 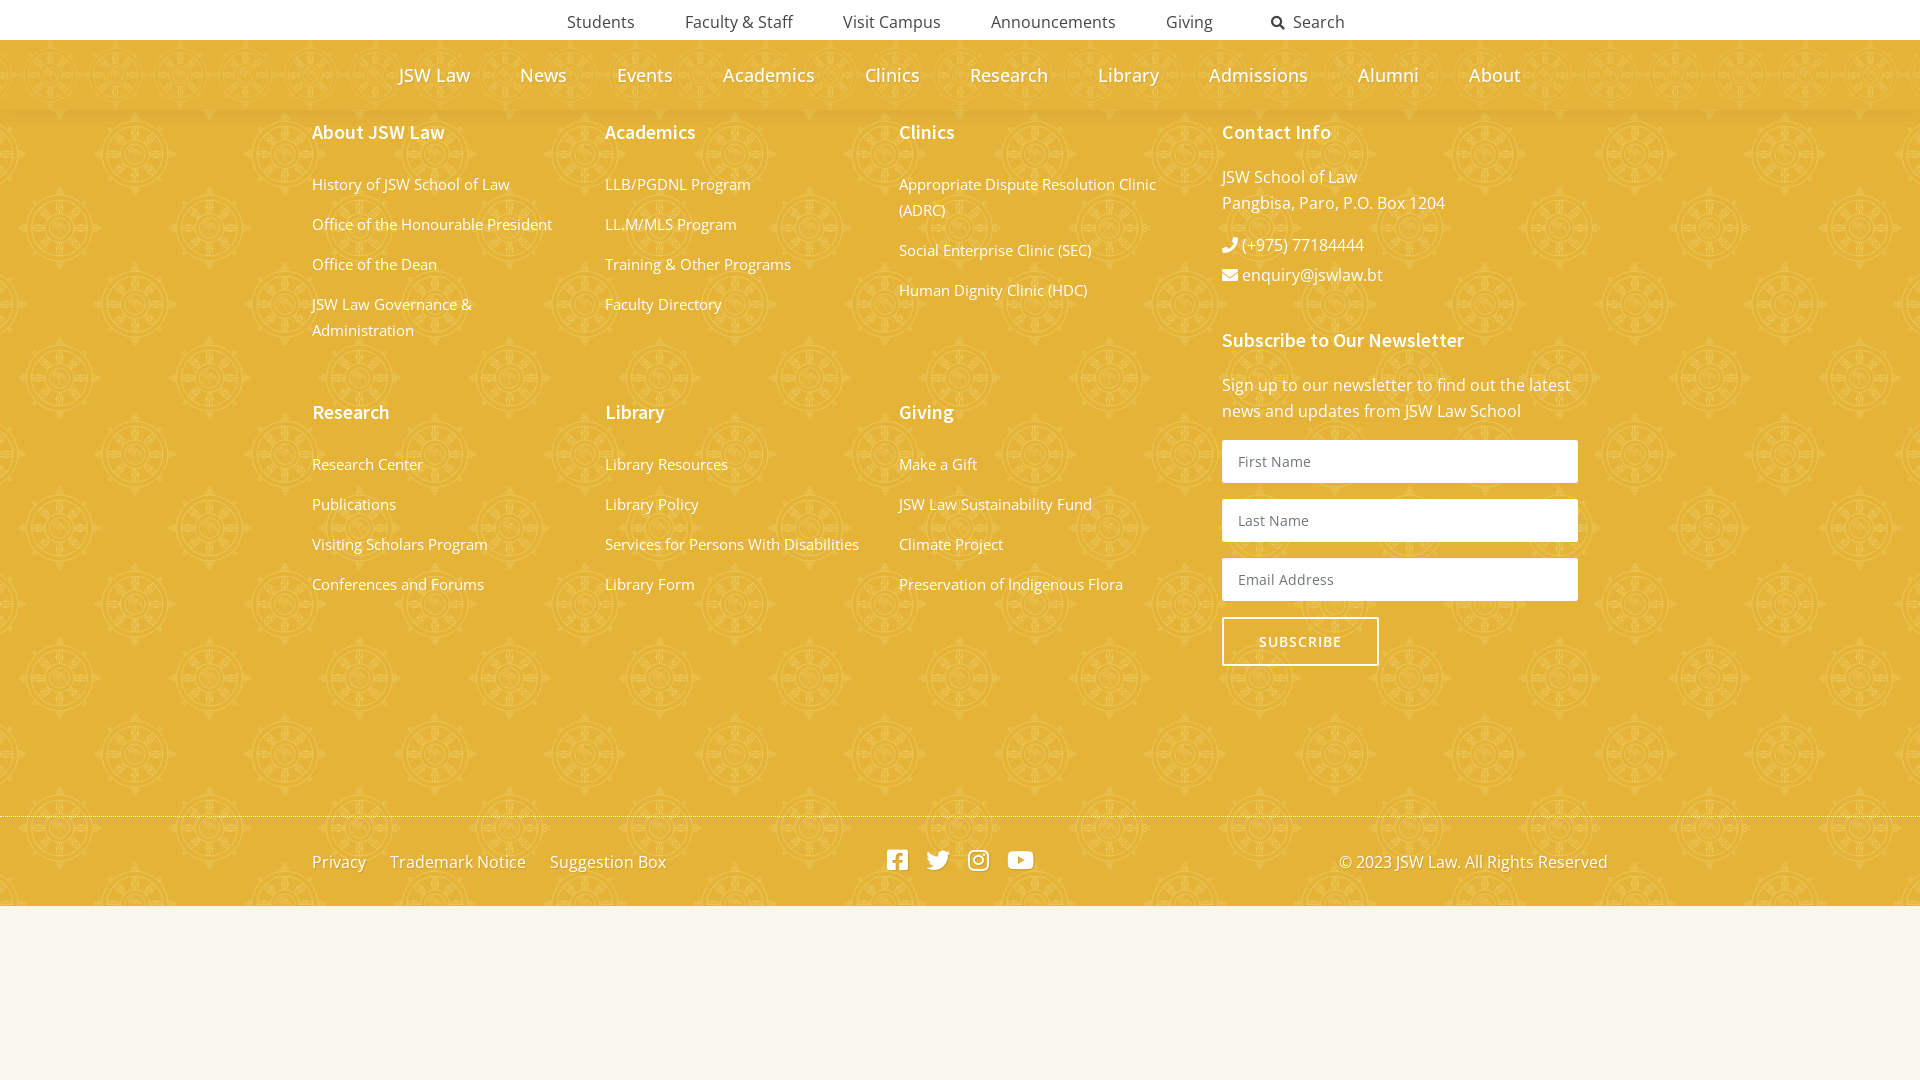 What do you see at coordinates (1221, 641) in the screenshot?
I see `'Subscribe'` at bounding box center [1221, 641].